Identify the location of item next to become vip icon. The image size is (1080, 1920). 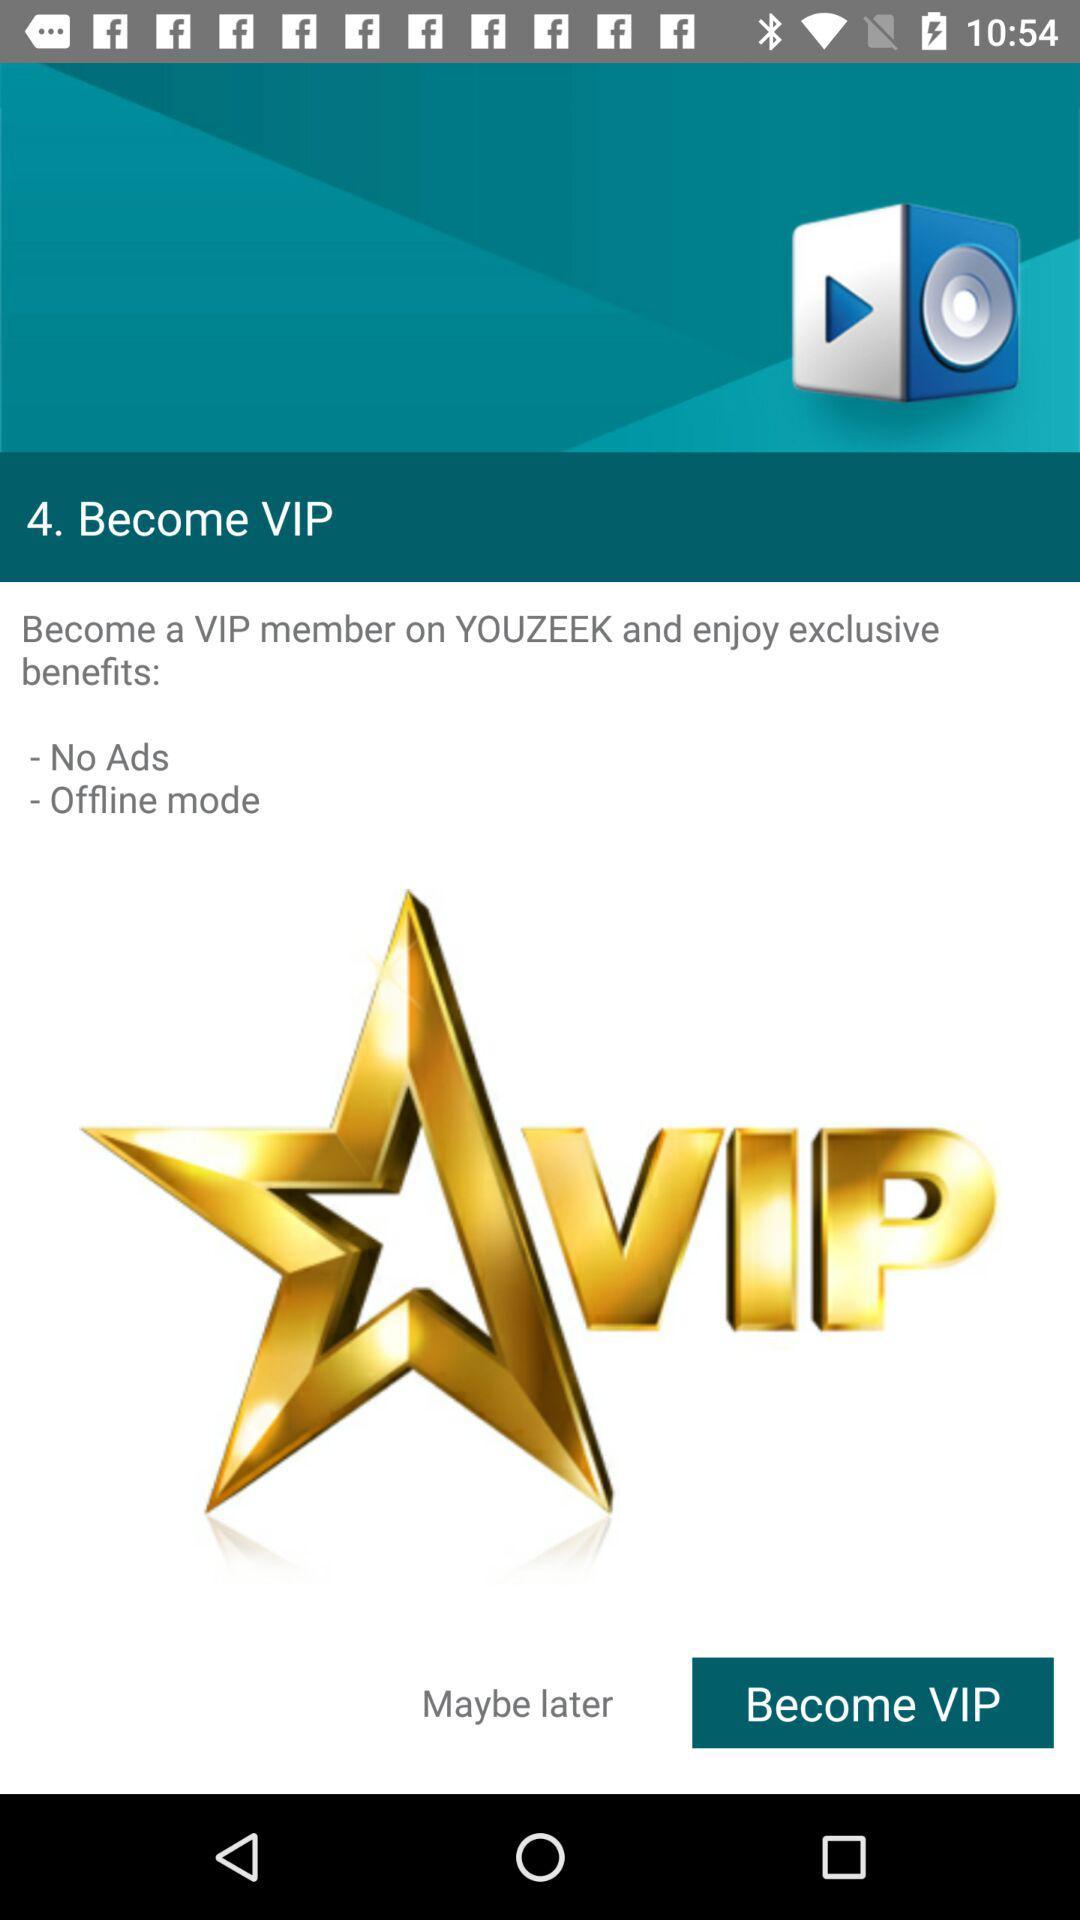
(516, 1701).